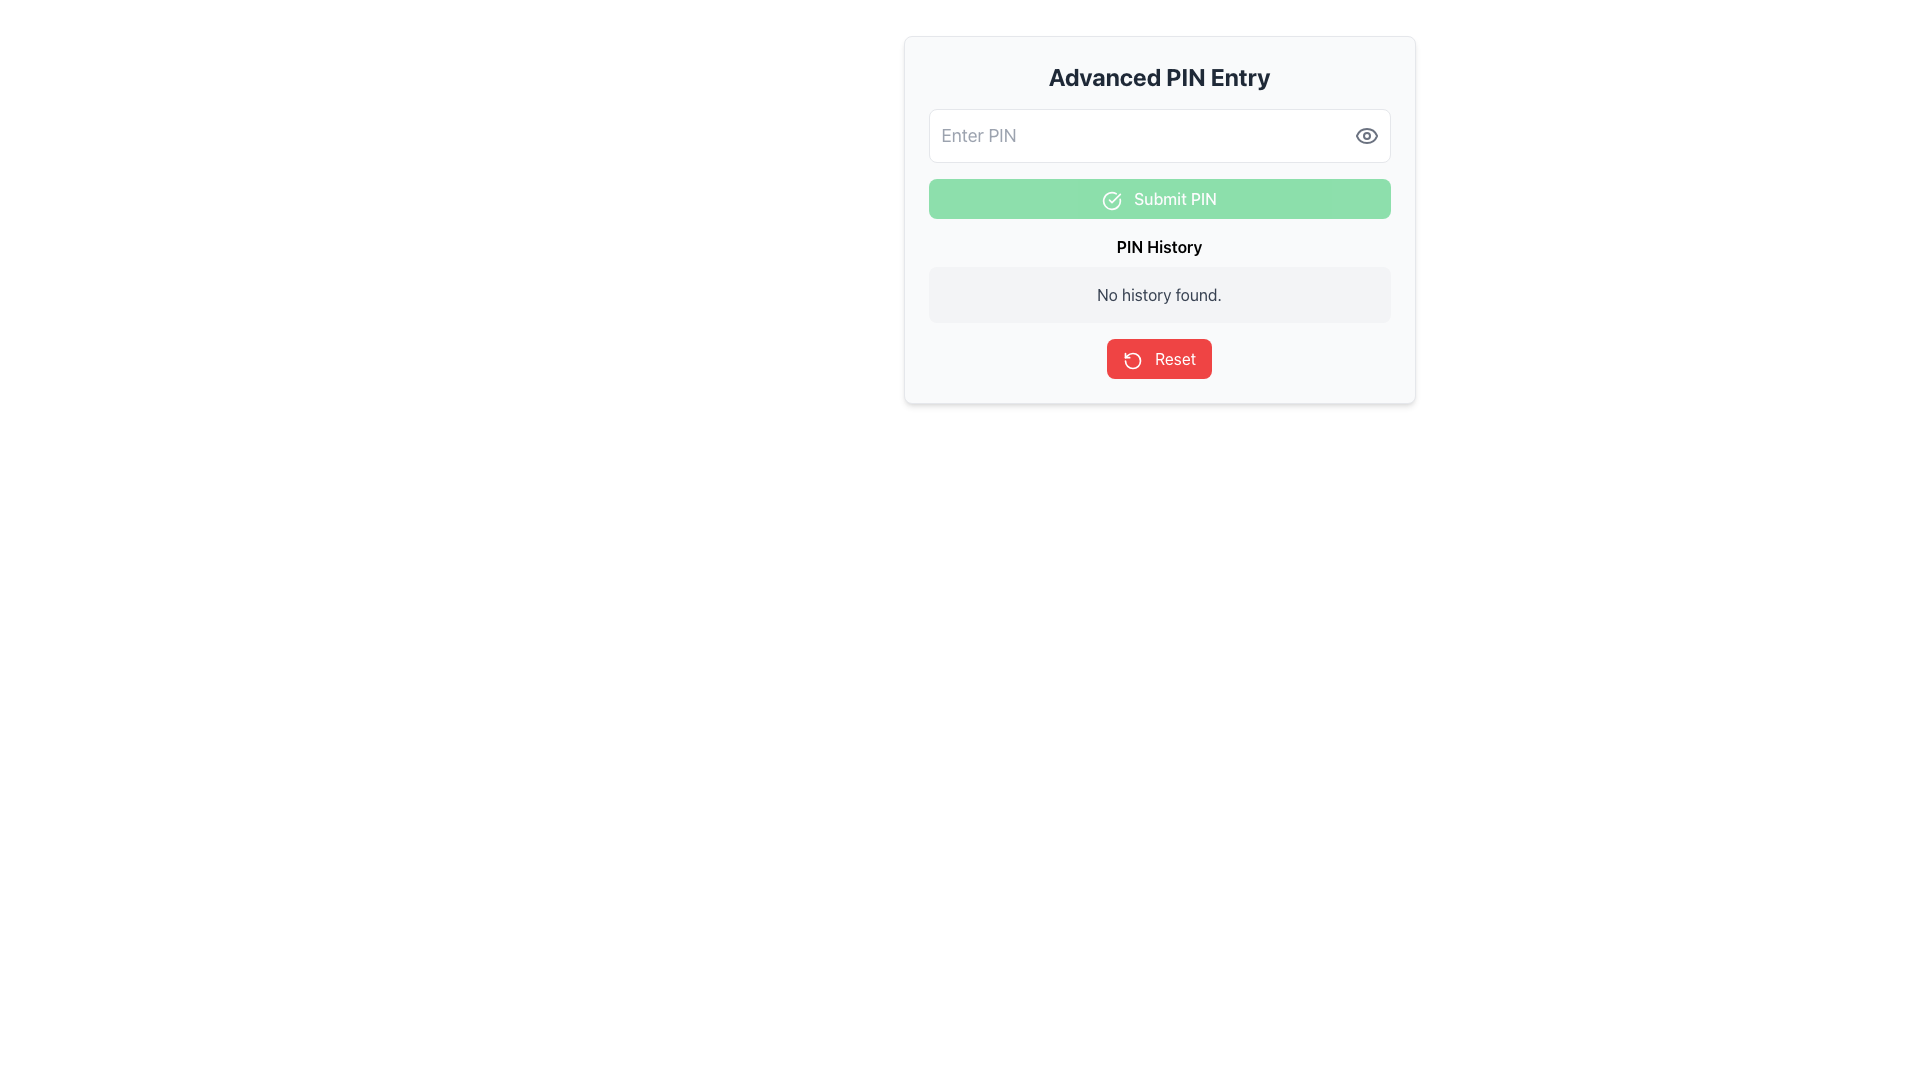  What do you see at coordinates (1159, 294) in the screenshot?
I see `the read-only Text Label indicating that no historical data is available, located in the 'PIN History' section, just below the title and above the 'Reset' button` at bounding box center [1159, 294].